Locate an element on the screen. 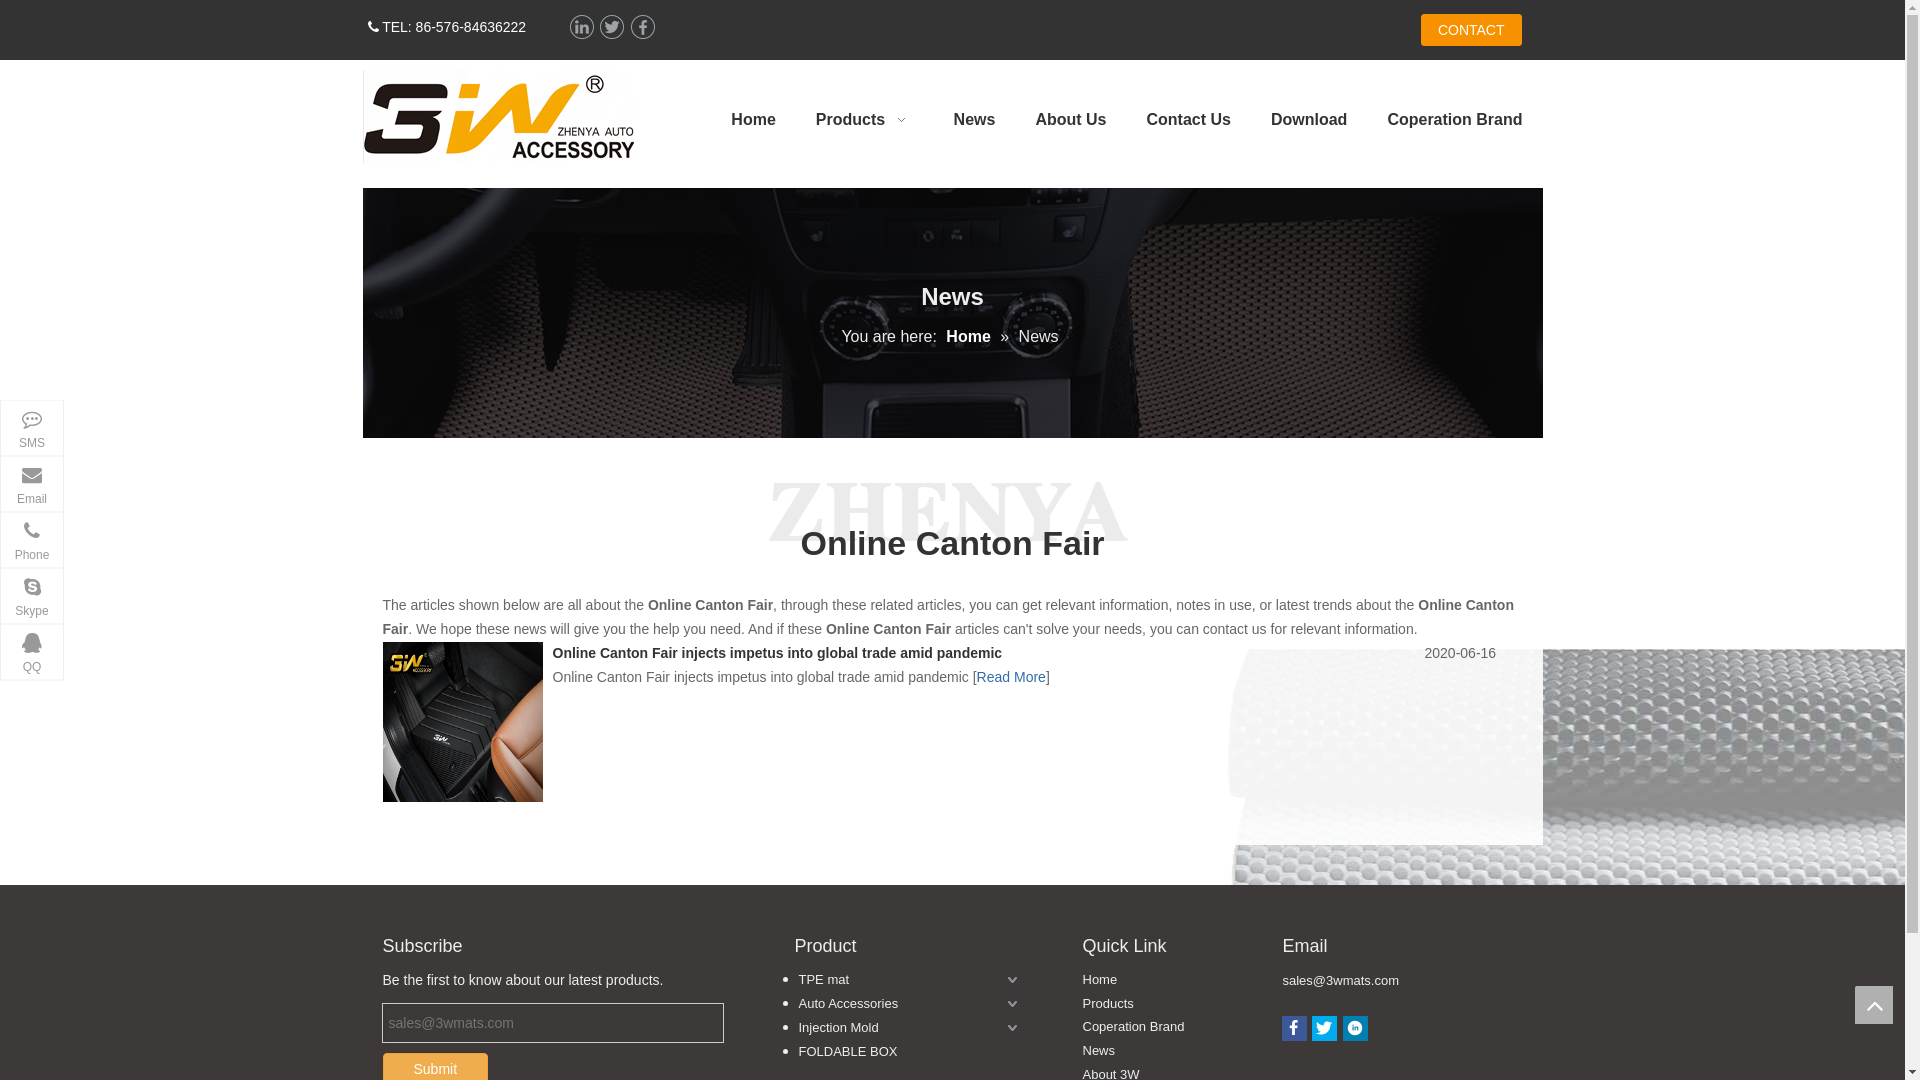 The image size is (1920, 1080). 'CONTACT' is located at coordinates (1471, 30).